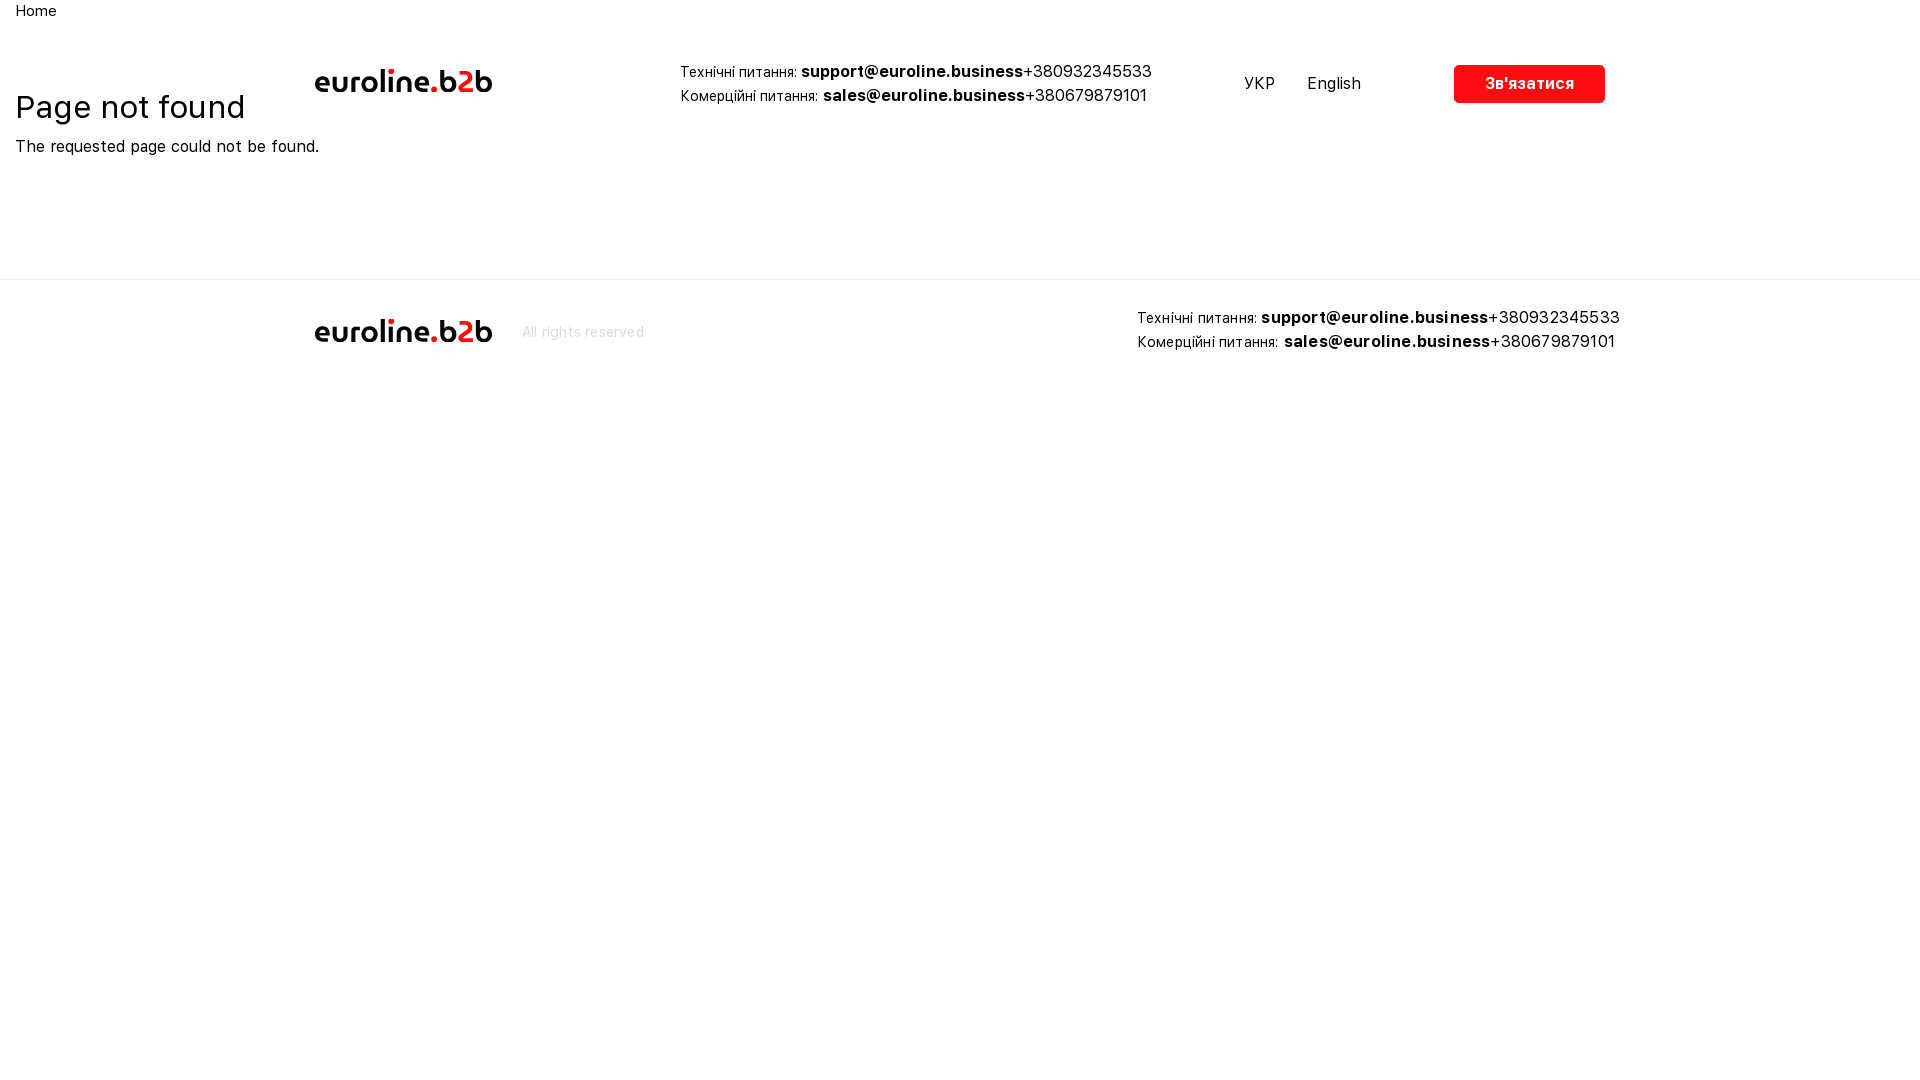  I want to click on 'sales@euroline.business', so click(1386, 340).